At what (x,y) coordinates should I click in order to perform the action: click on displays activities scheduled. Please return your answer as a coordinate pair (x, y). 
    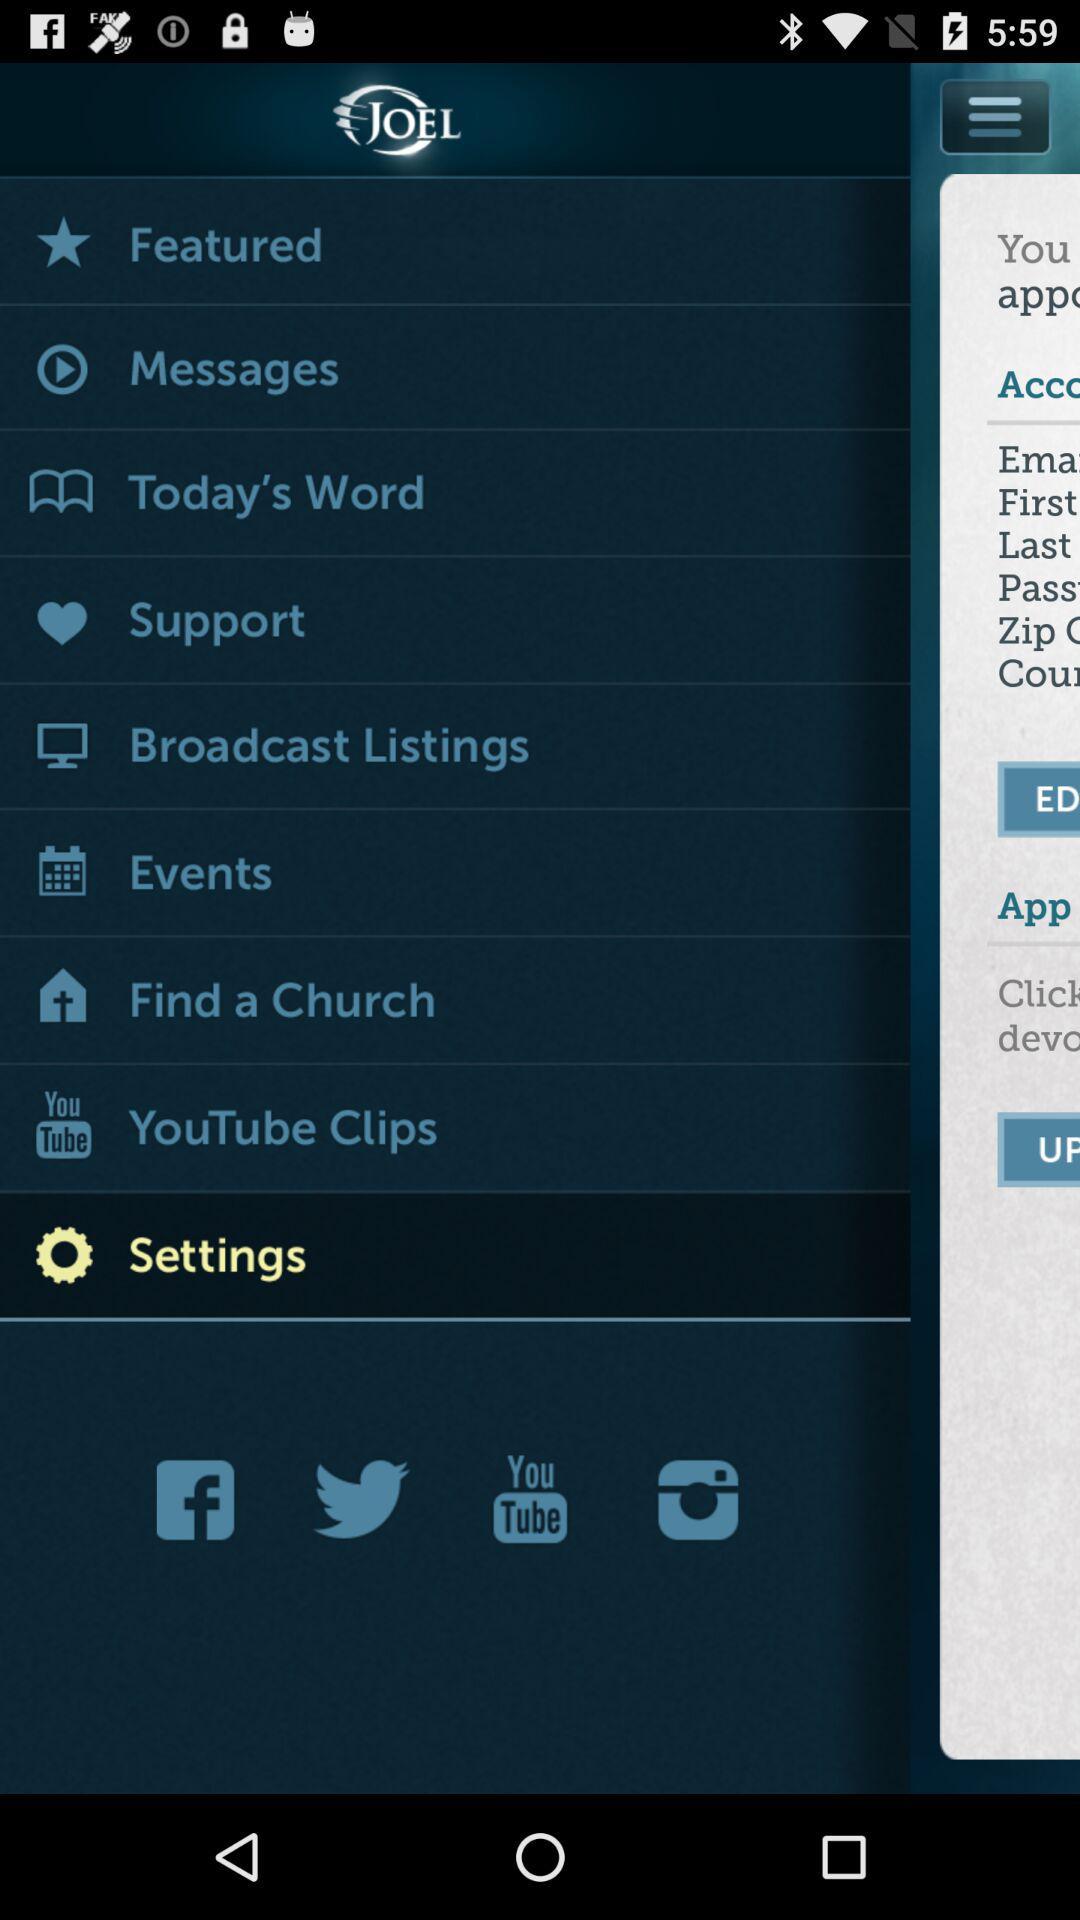
    Looking at the image, I should click on (455, 875).